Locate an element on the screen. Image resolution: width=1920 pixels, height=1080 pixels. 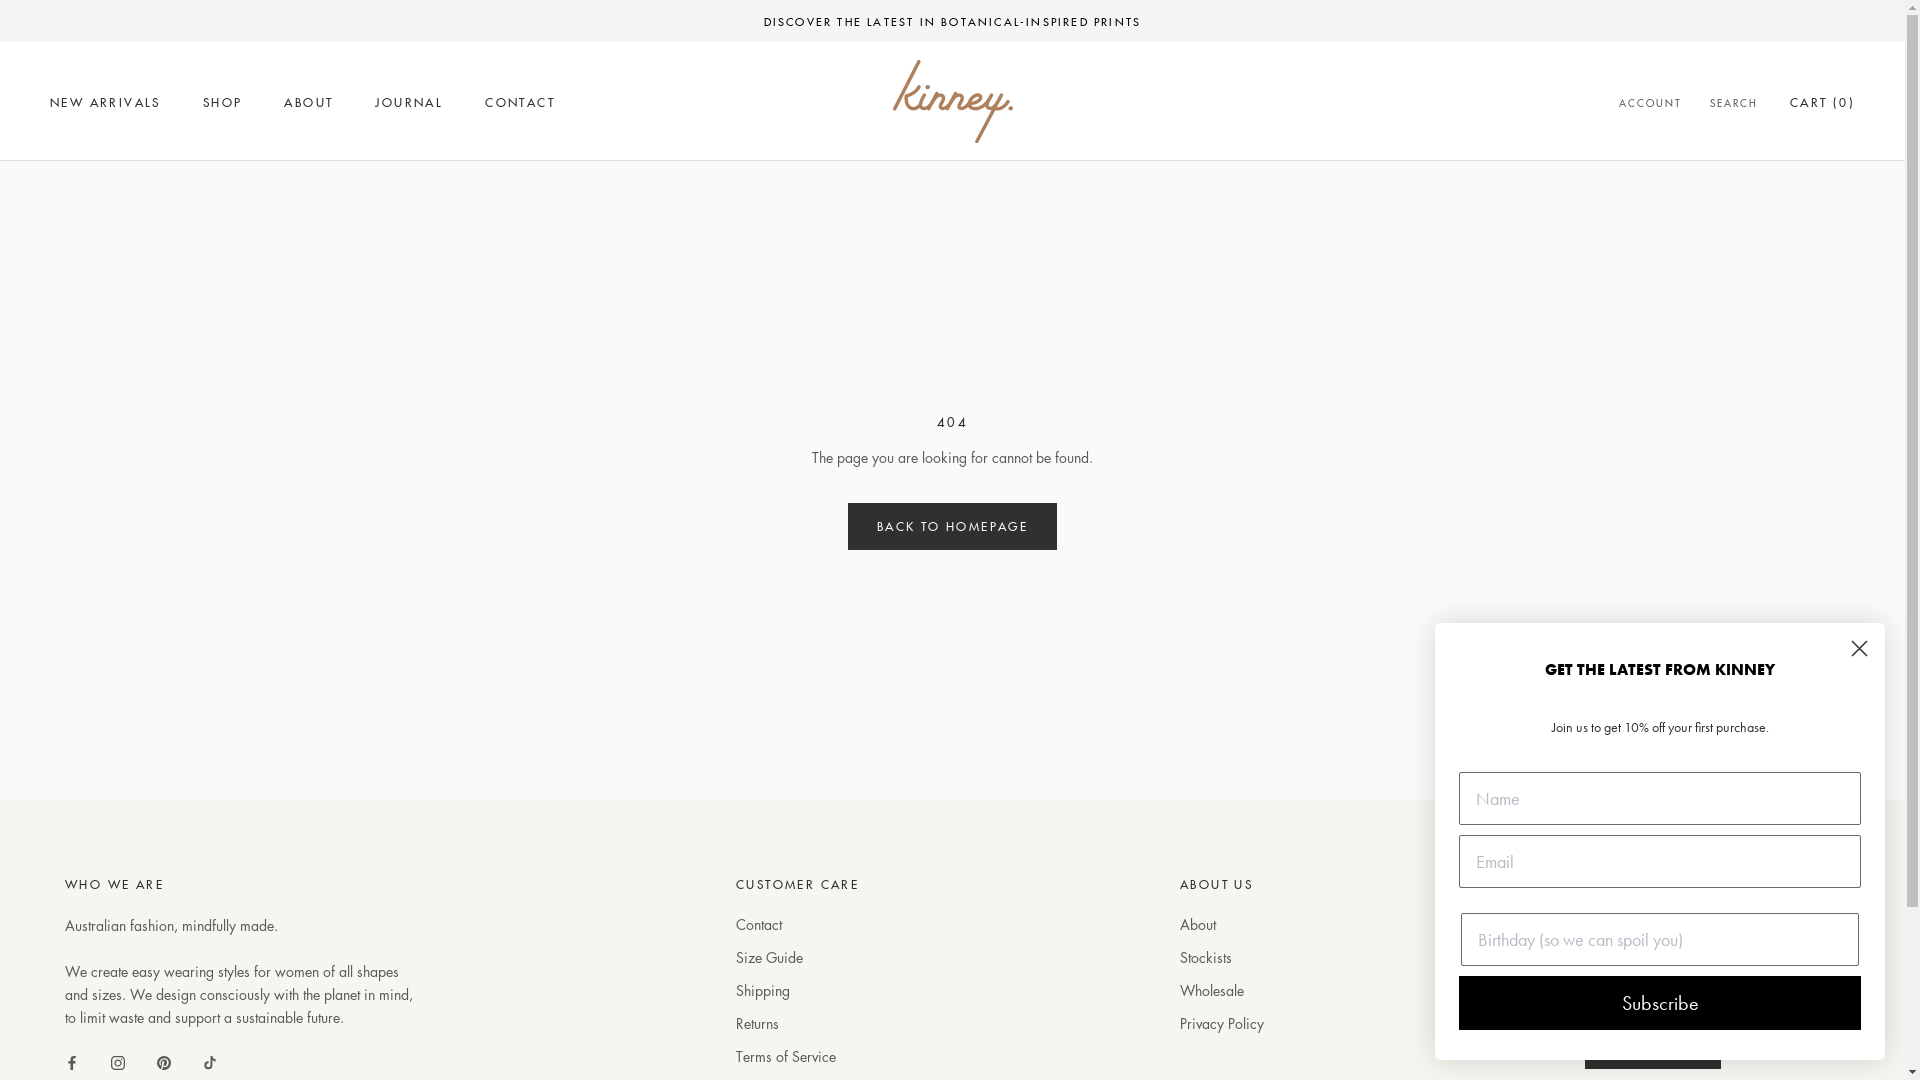
'SHOP is located at coordinates (222, 102).